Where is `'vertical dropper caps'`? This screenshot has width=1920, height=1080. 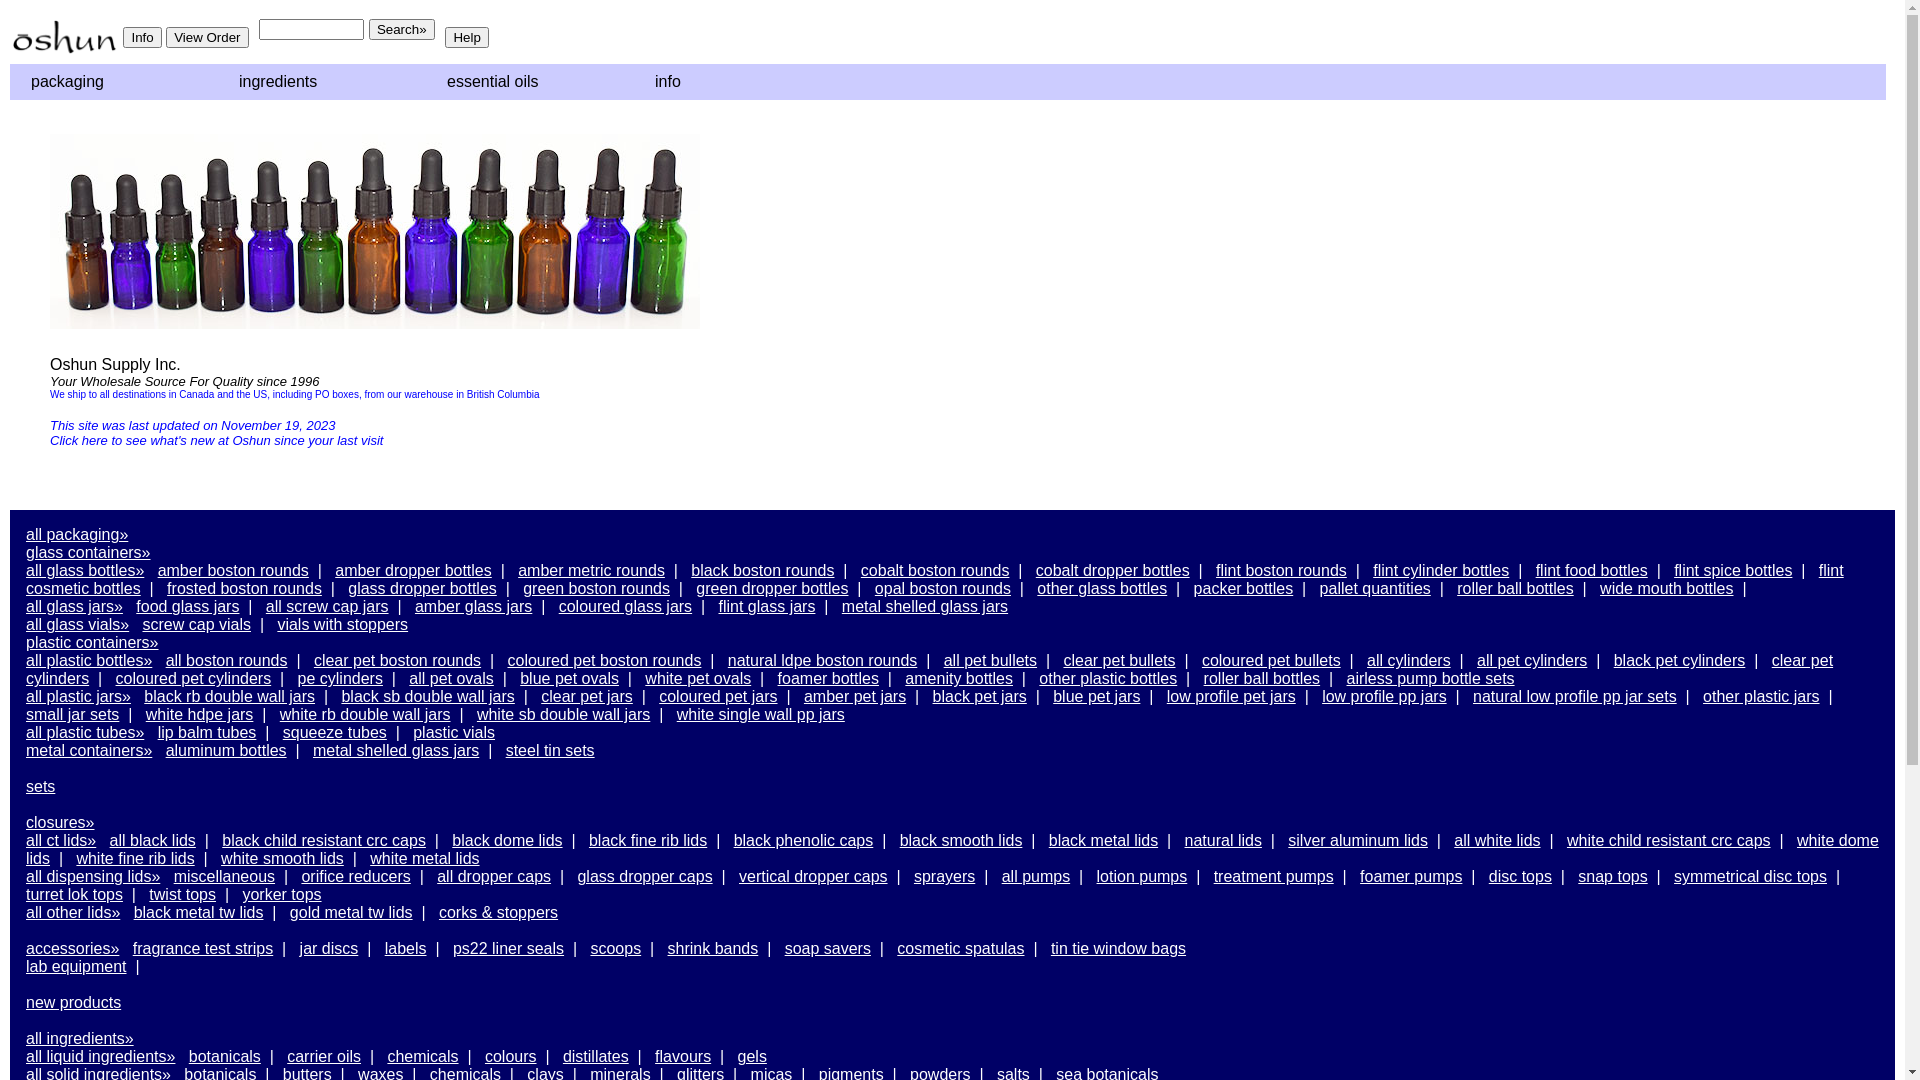 'vertical dropper caps' is located at coordinates (738, 875).